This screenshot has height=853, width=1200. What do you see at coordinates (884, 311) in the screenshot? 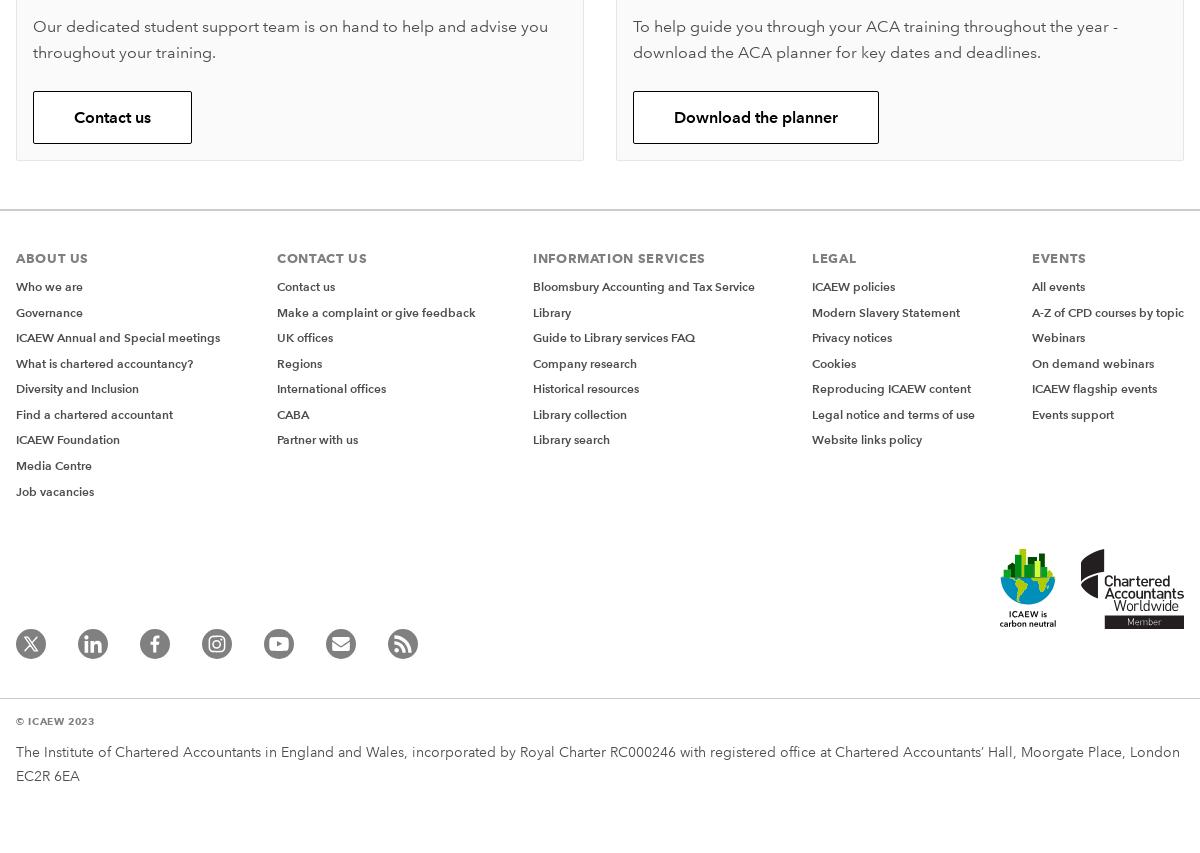
I see `'Modern Slavery Statement'` at bounding box center [884, 311].